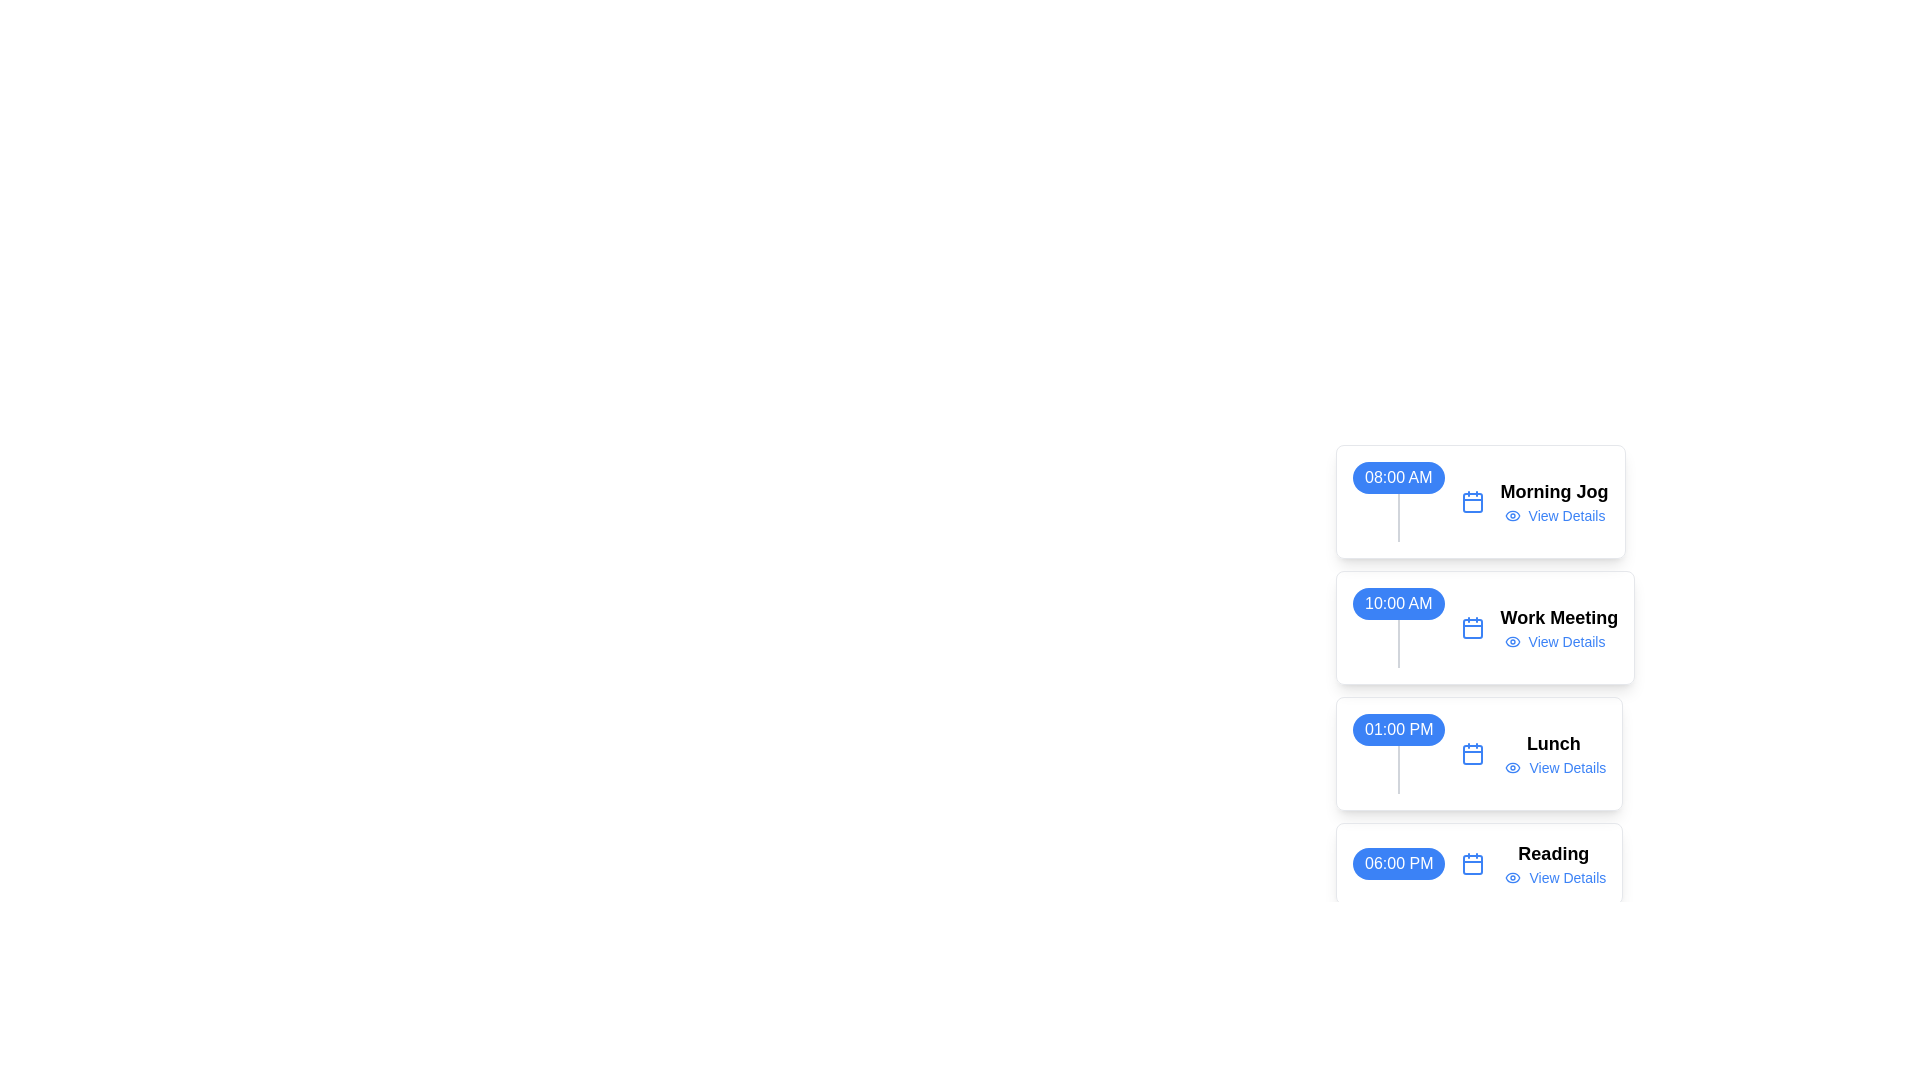  What do you see at coordinates (1398, 753) in the screenshot?
I see `the scheduled time label that indicates the start time of an appointment or event, positioned above a vertical line and to the left of the 'Lunch' text` at bounding box center [1398, 753].